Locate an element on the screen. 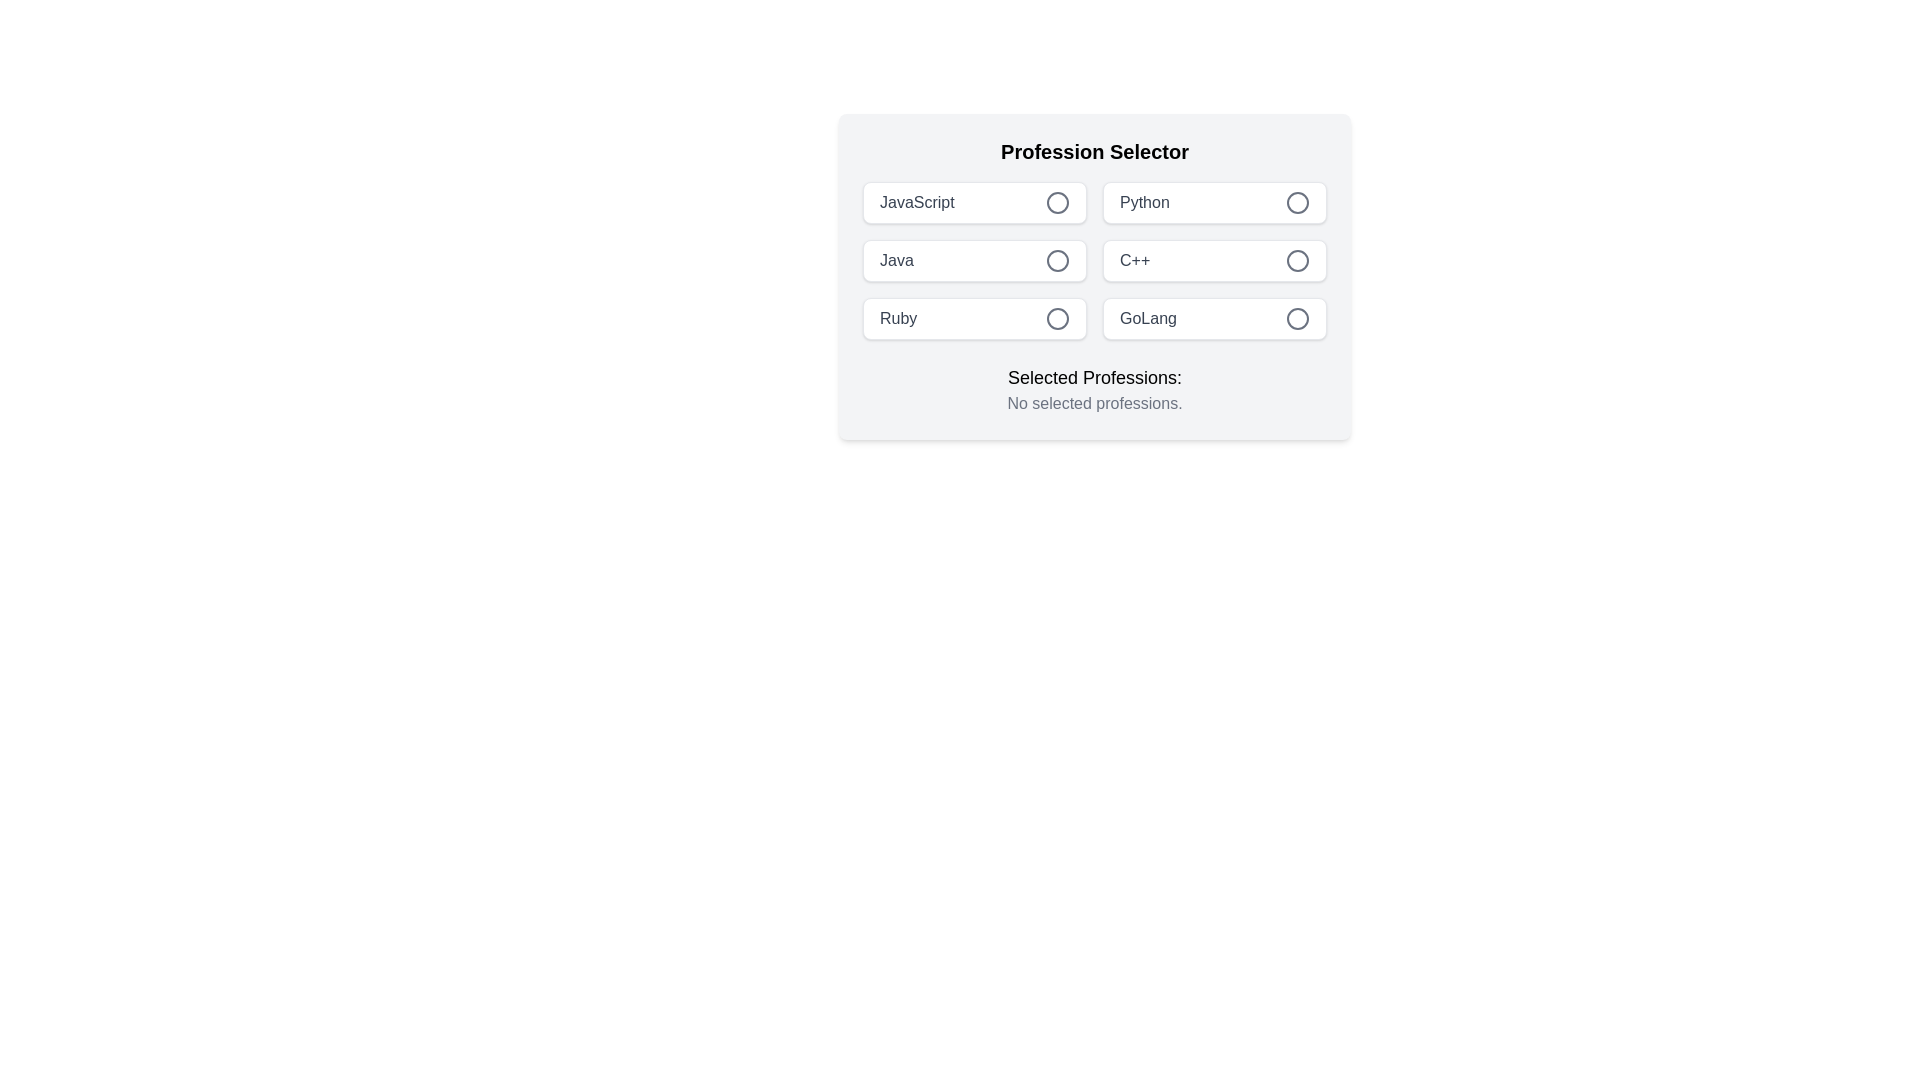  the radio button (circle icon in SVG format) is located at coordinates (1297, 318).